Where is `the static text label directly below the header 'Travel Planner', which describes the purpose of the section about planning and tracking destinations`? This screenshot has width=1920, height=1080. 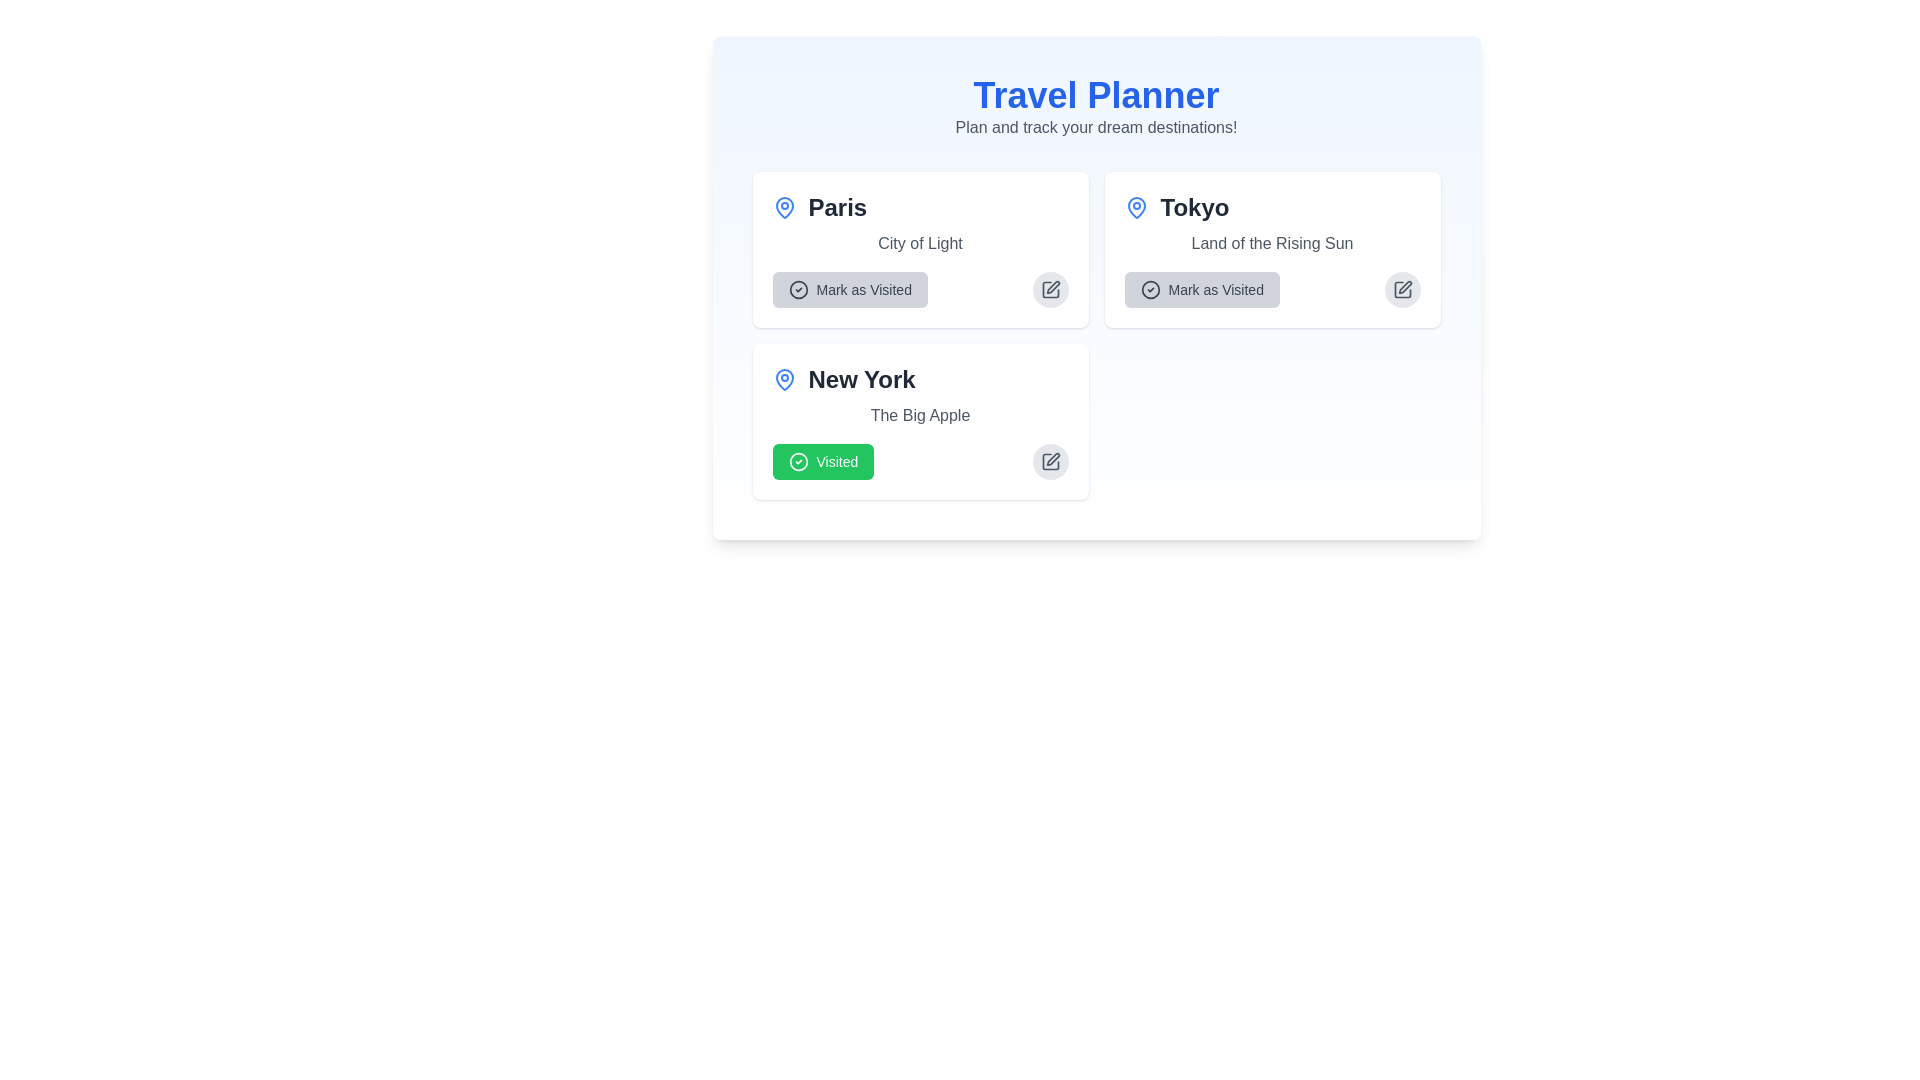
the static text label directly below the header 'Travel Planner', which describes the purpose of the section about planning and tracking destinations is located at coordinates (1095, 127).